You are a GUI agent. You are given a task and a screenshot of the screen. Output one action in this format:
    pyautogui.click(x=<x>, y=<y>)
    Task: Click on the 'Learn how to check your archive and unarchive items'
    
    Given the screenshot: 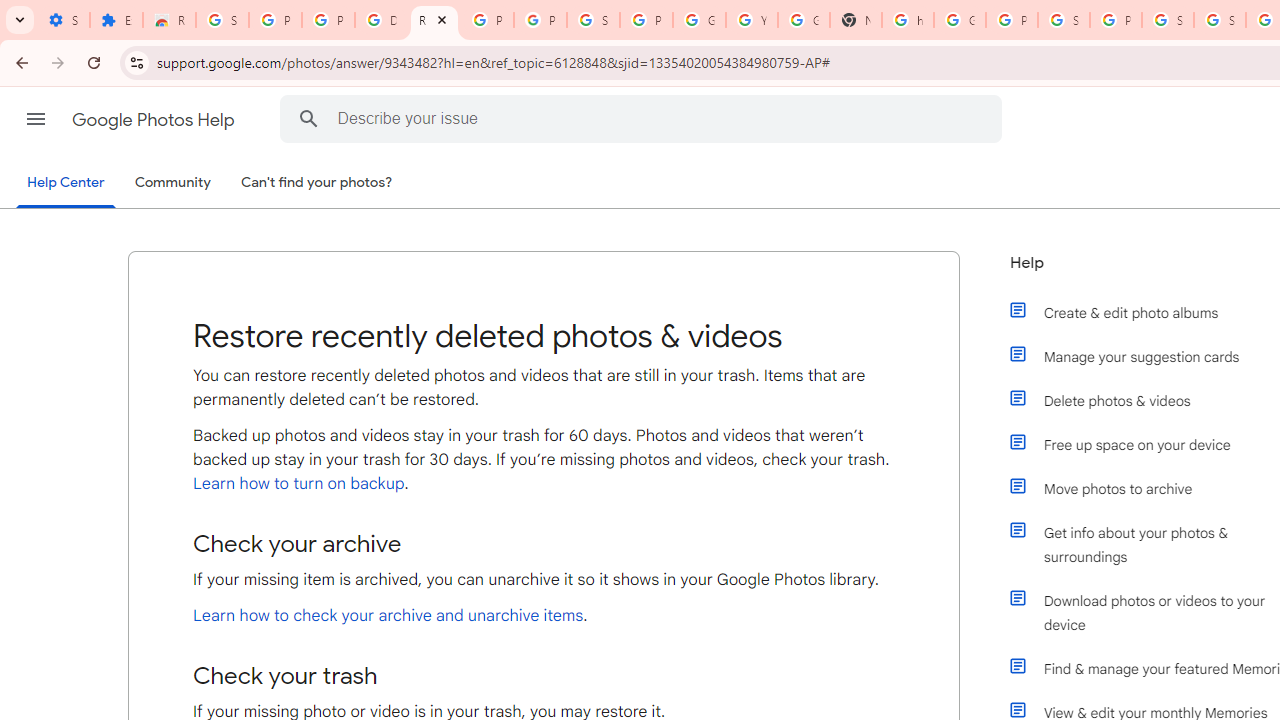 What is the action you would take?
    pyautogui.click(x=388, y=614)
    